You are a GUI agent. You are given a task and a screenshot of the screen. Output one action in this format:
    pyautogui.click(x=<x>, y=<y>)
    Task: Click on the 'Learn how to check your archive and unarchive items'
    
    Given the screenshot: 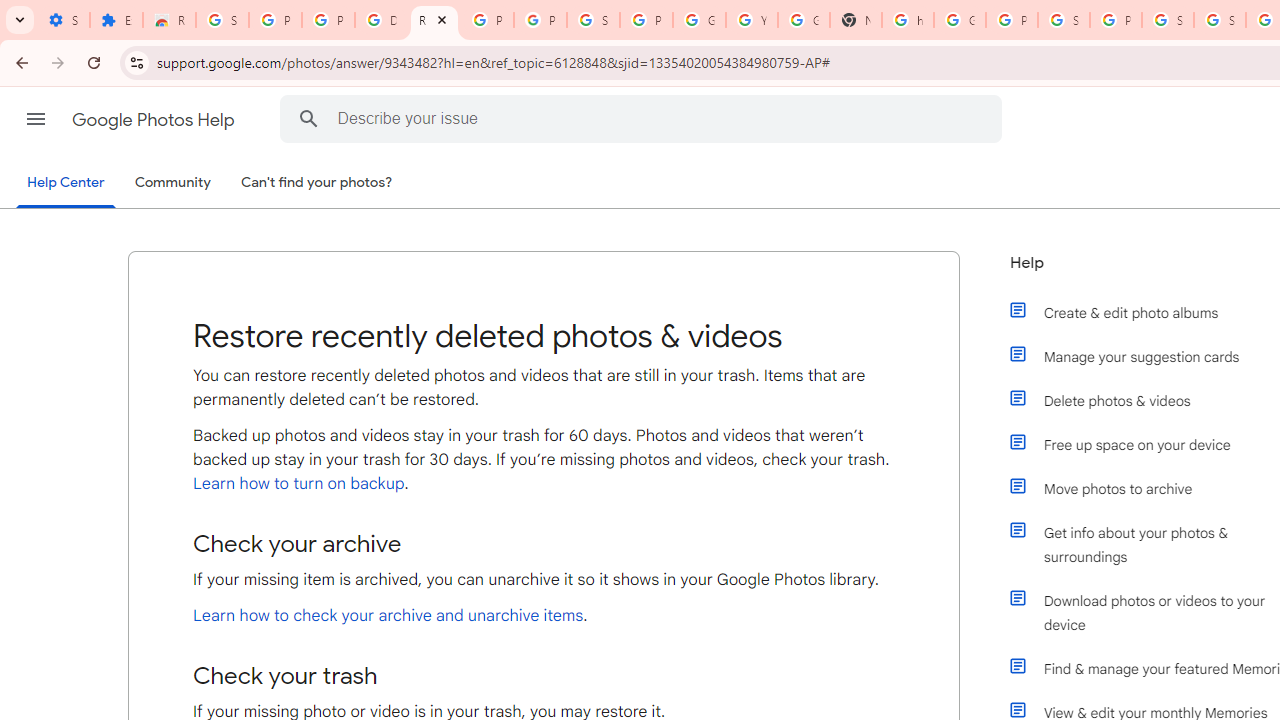 What is the action you would take?
    pyautogui.click(x=388, y=614)
    